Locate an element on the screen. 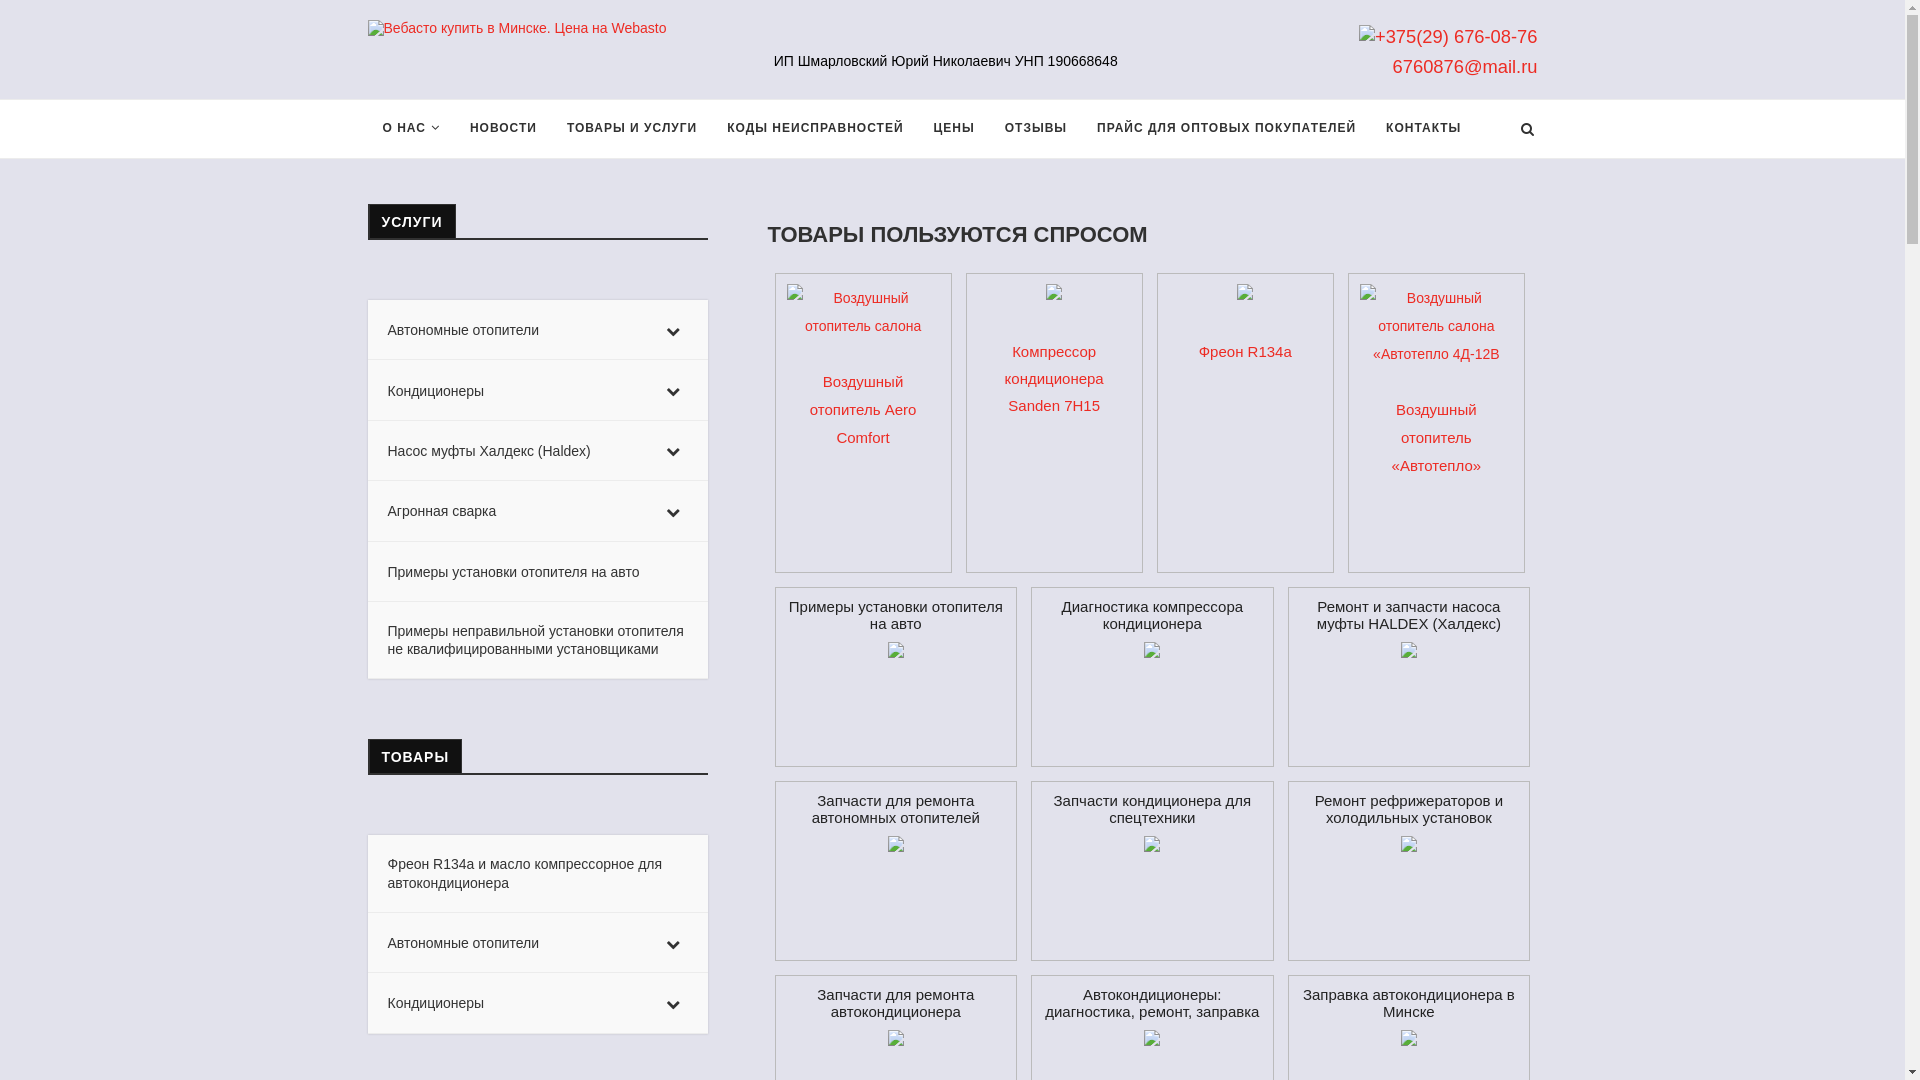  '+375(29) 676-08-76' is located at coordinates (1448, 36).